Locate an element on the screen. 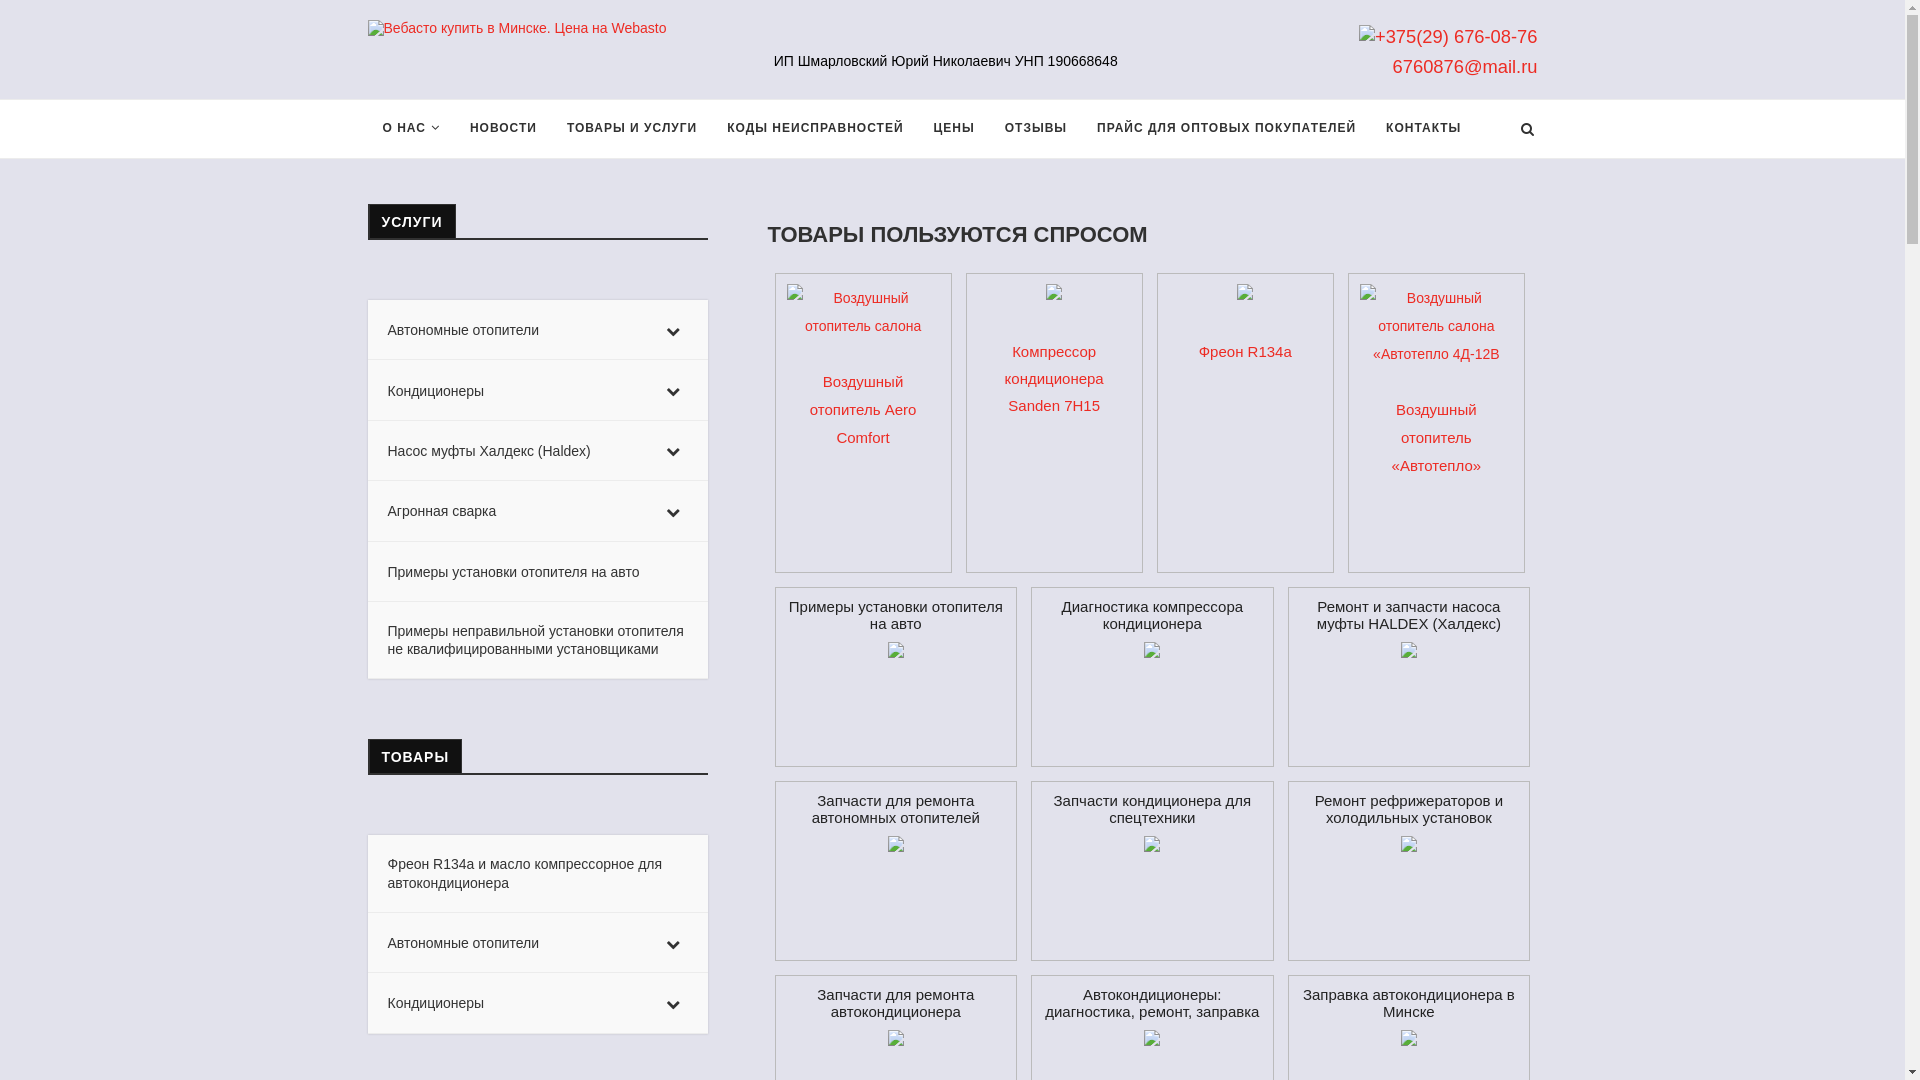  '+375(29) 676-08-76' is located at coordinates (1448, 36).